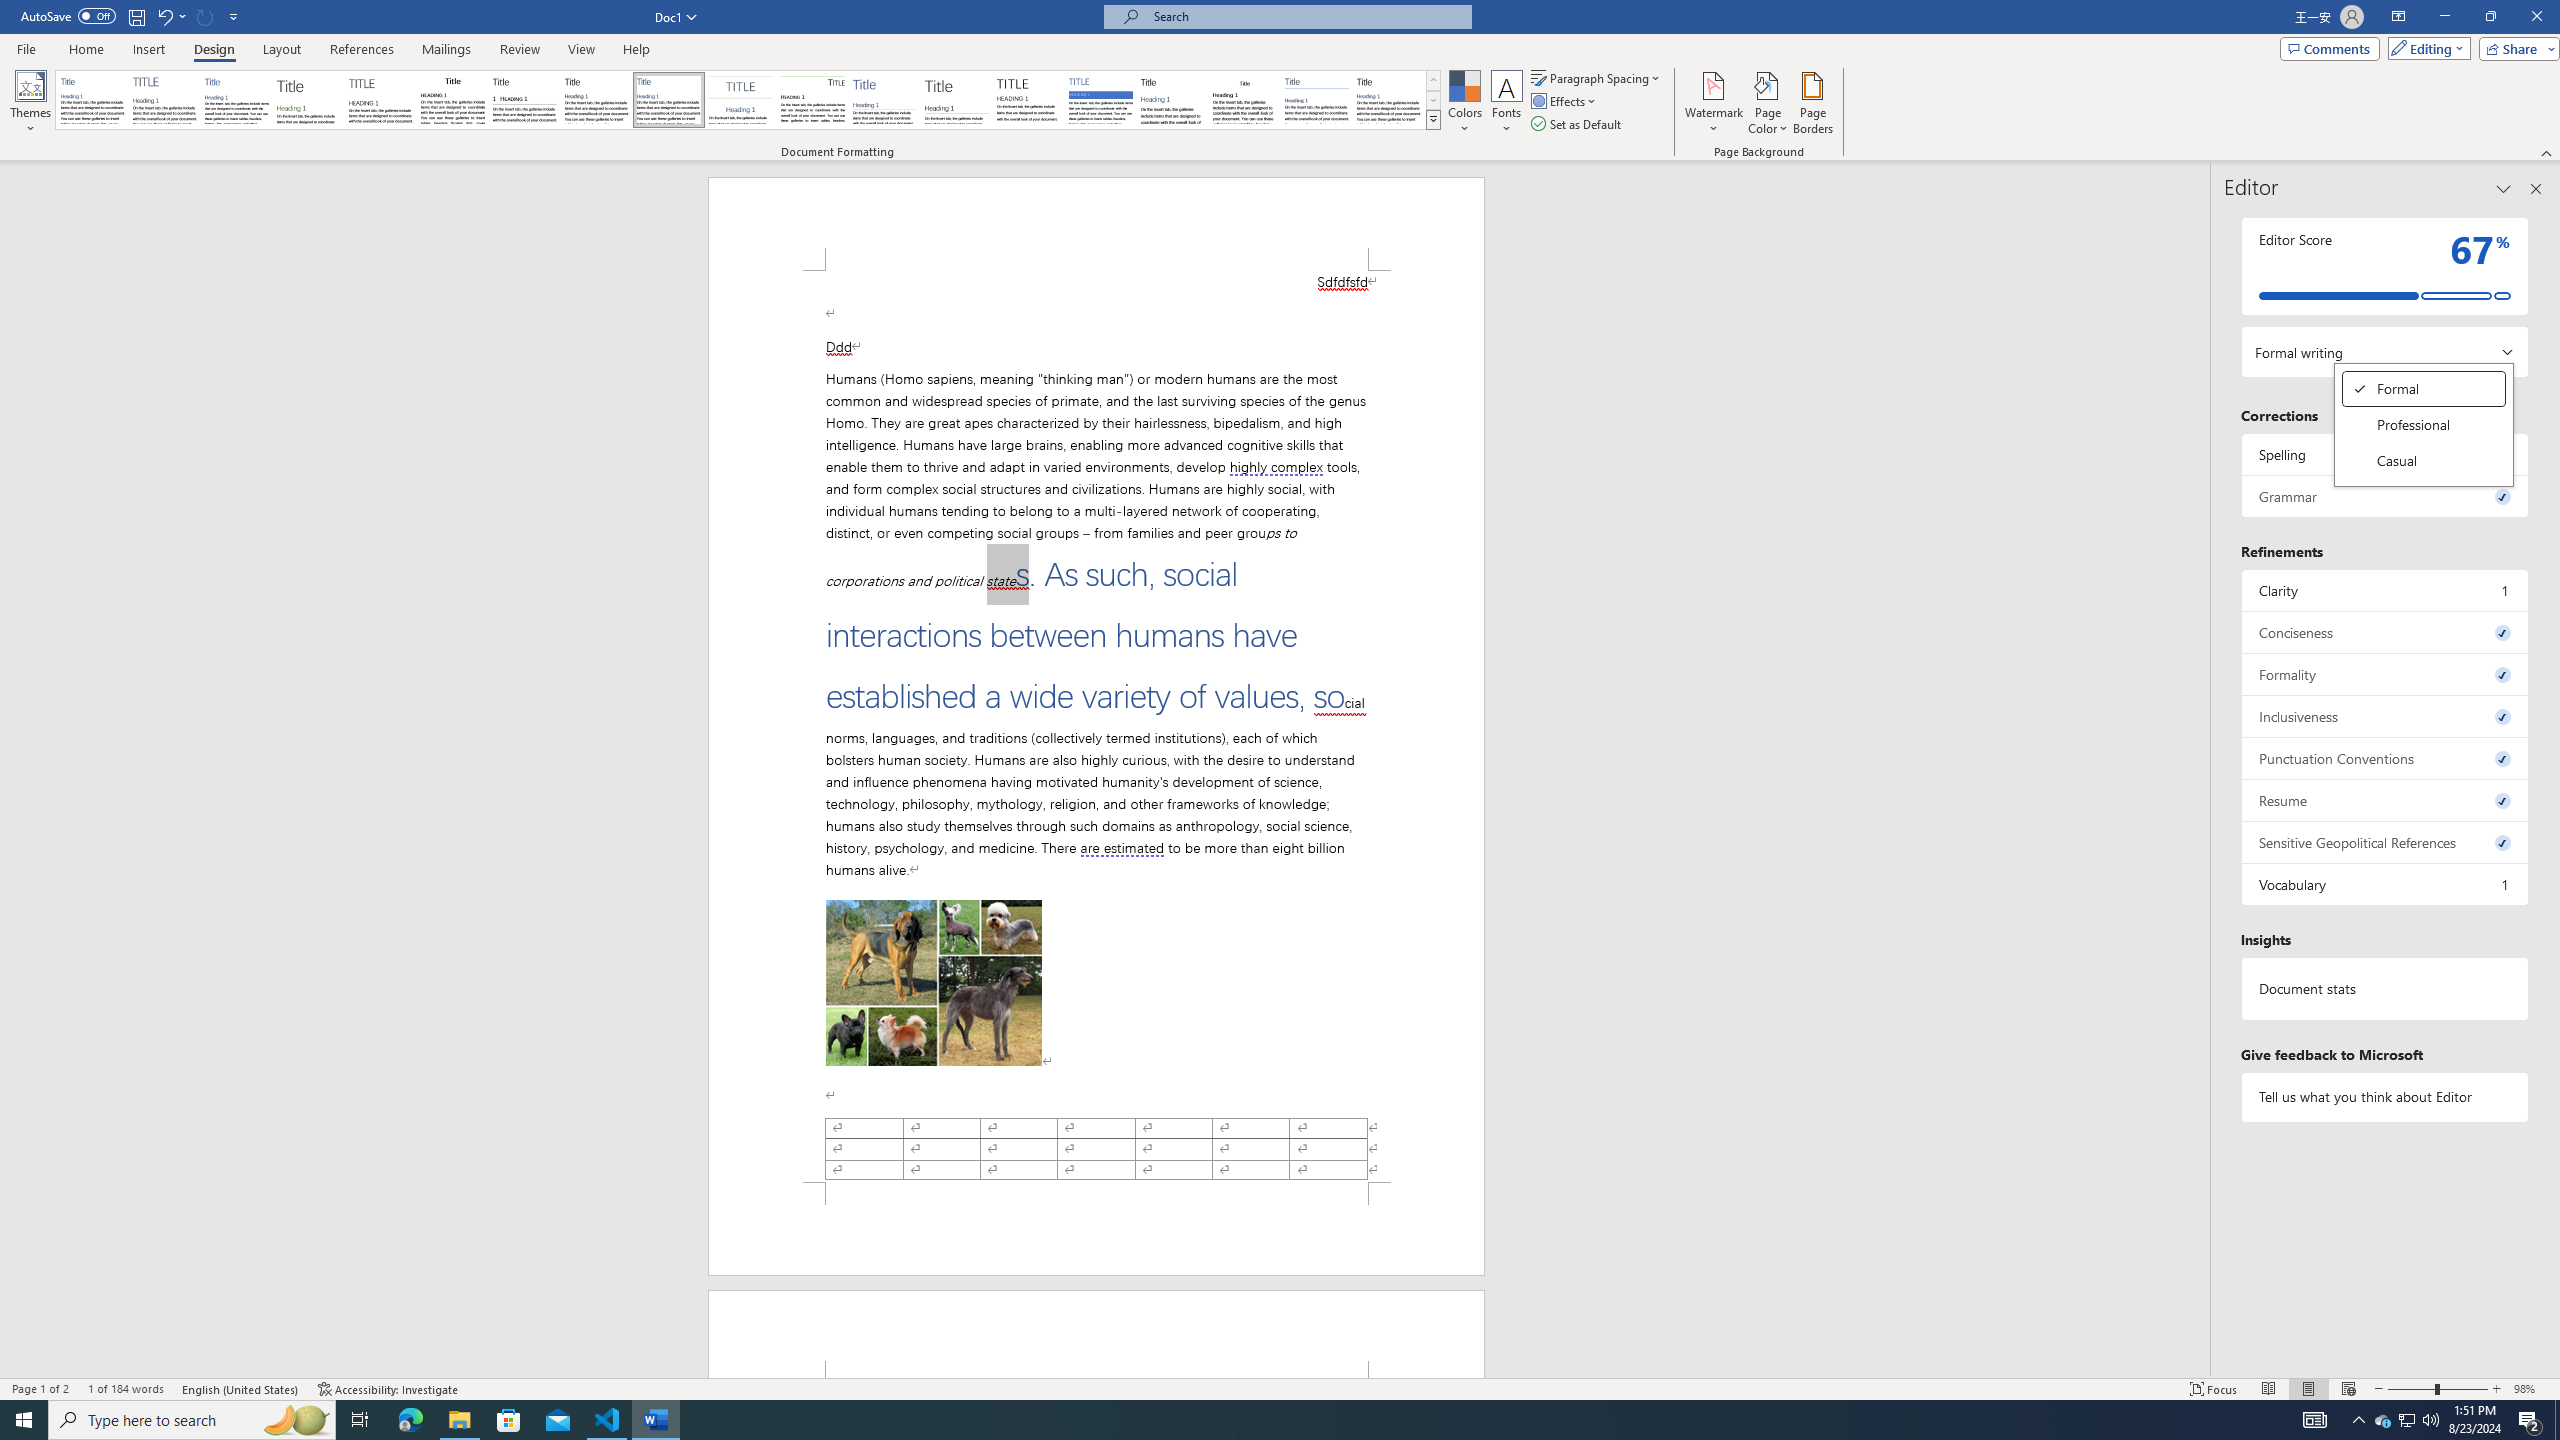  What do you see at coordinates (1813, 103) in the screenshot?
I see `'Page Borders...'` at bounding box center [1813, 103].